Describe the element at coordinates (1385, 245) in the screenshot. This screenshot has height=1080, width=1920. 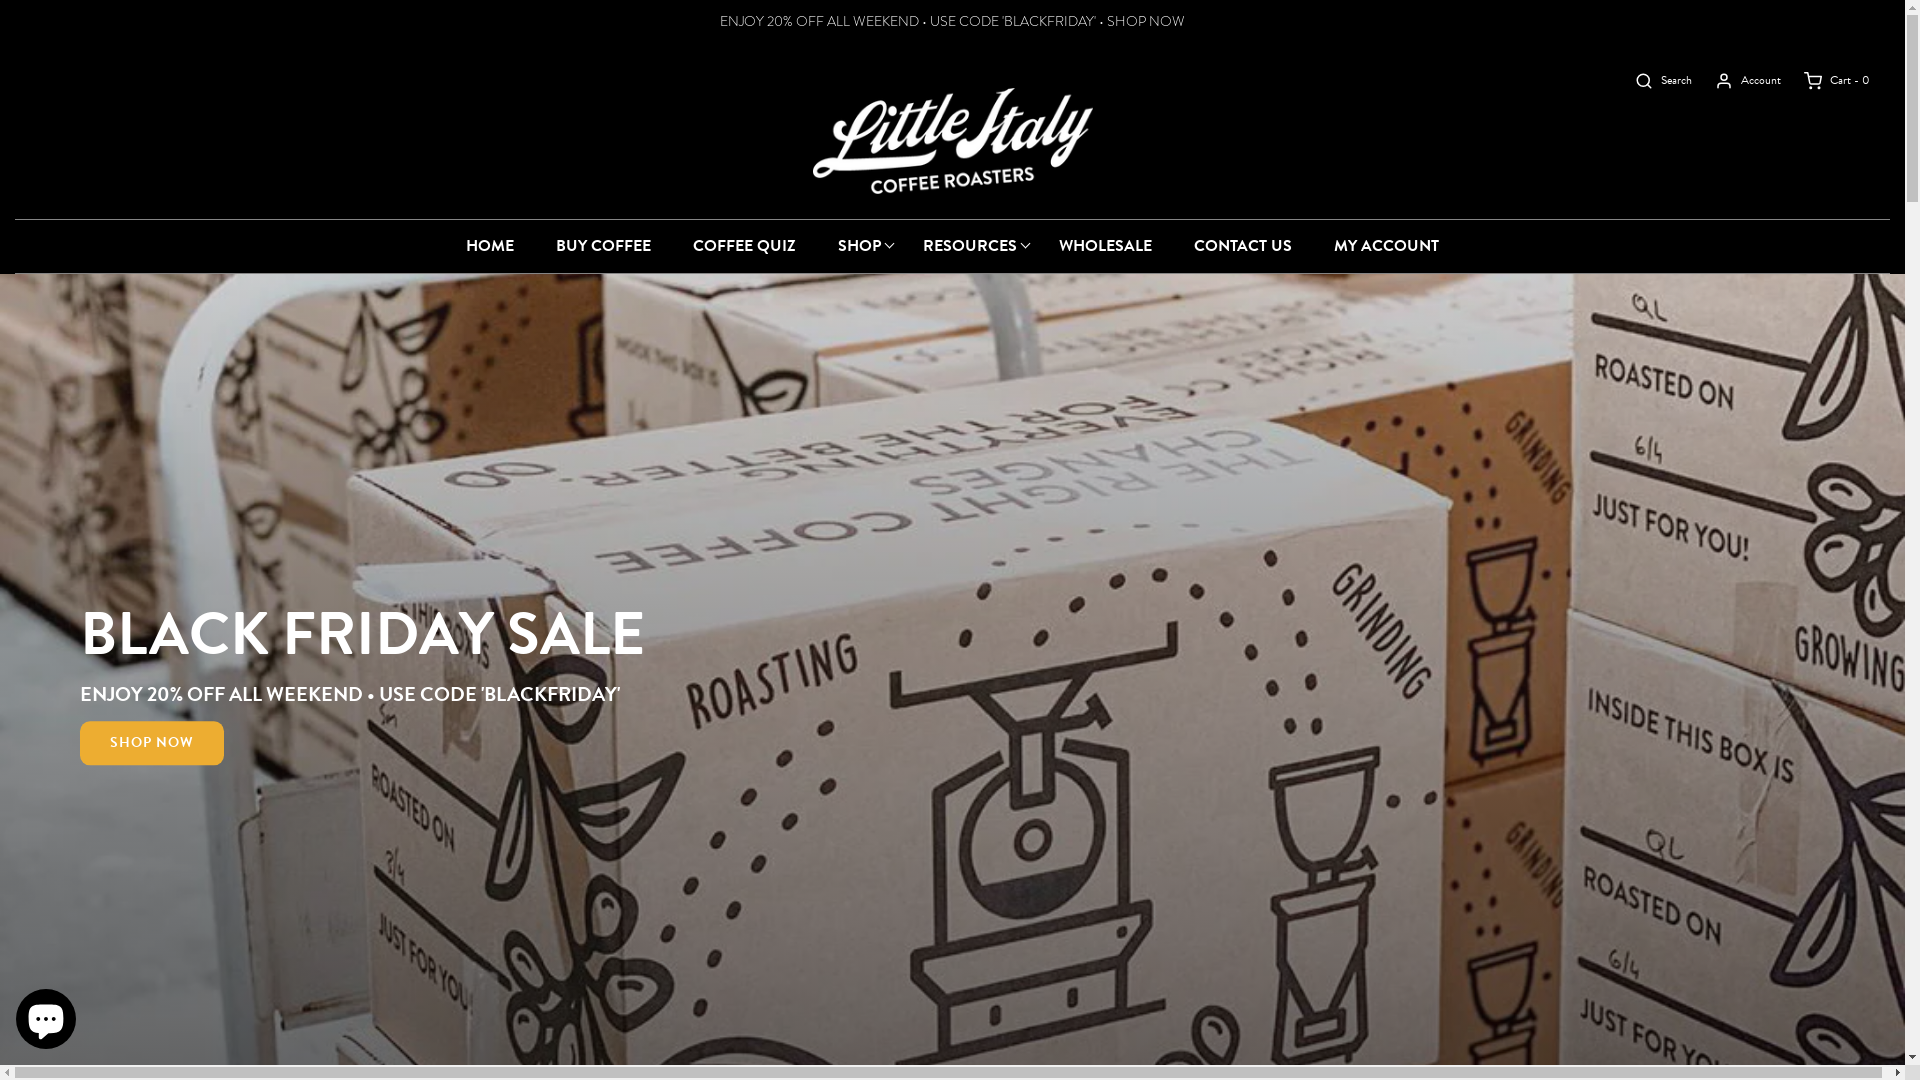
I see `'MY ACCOUNT'` at that location.